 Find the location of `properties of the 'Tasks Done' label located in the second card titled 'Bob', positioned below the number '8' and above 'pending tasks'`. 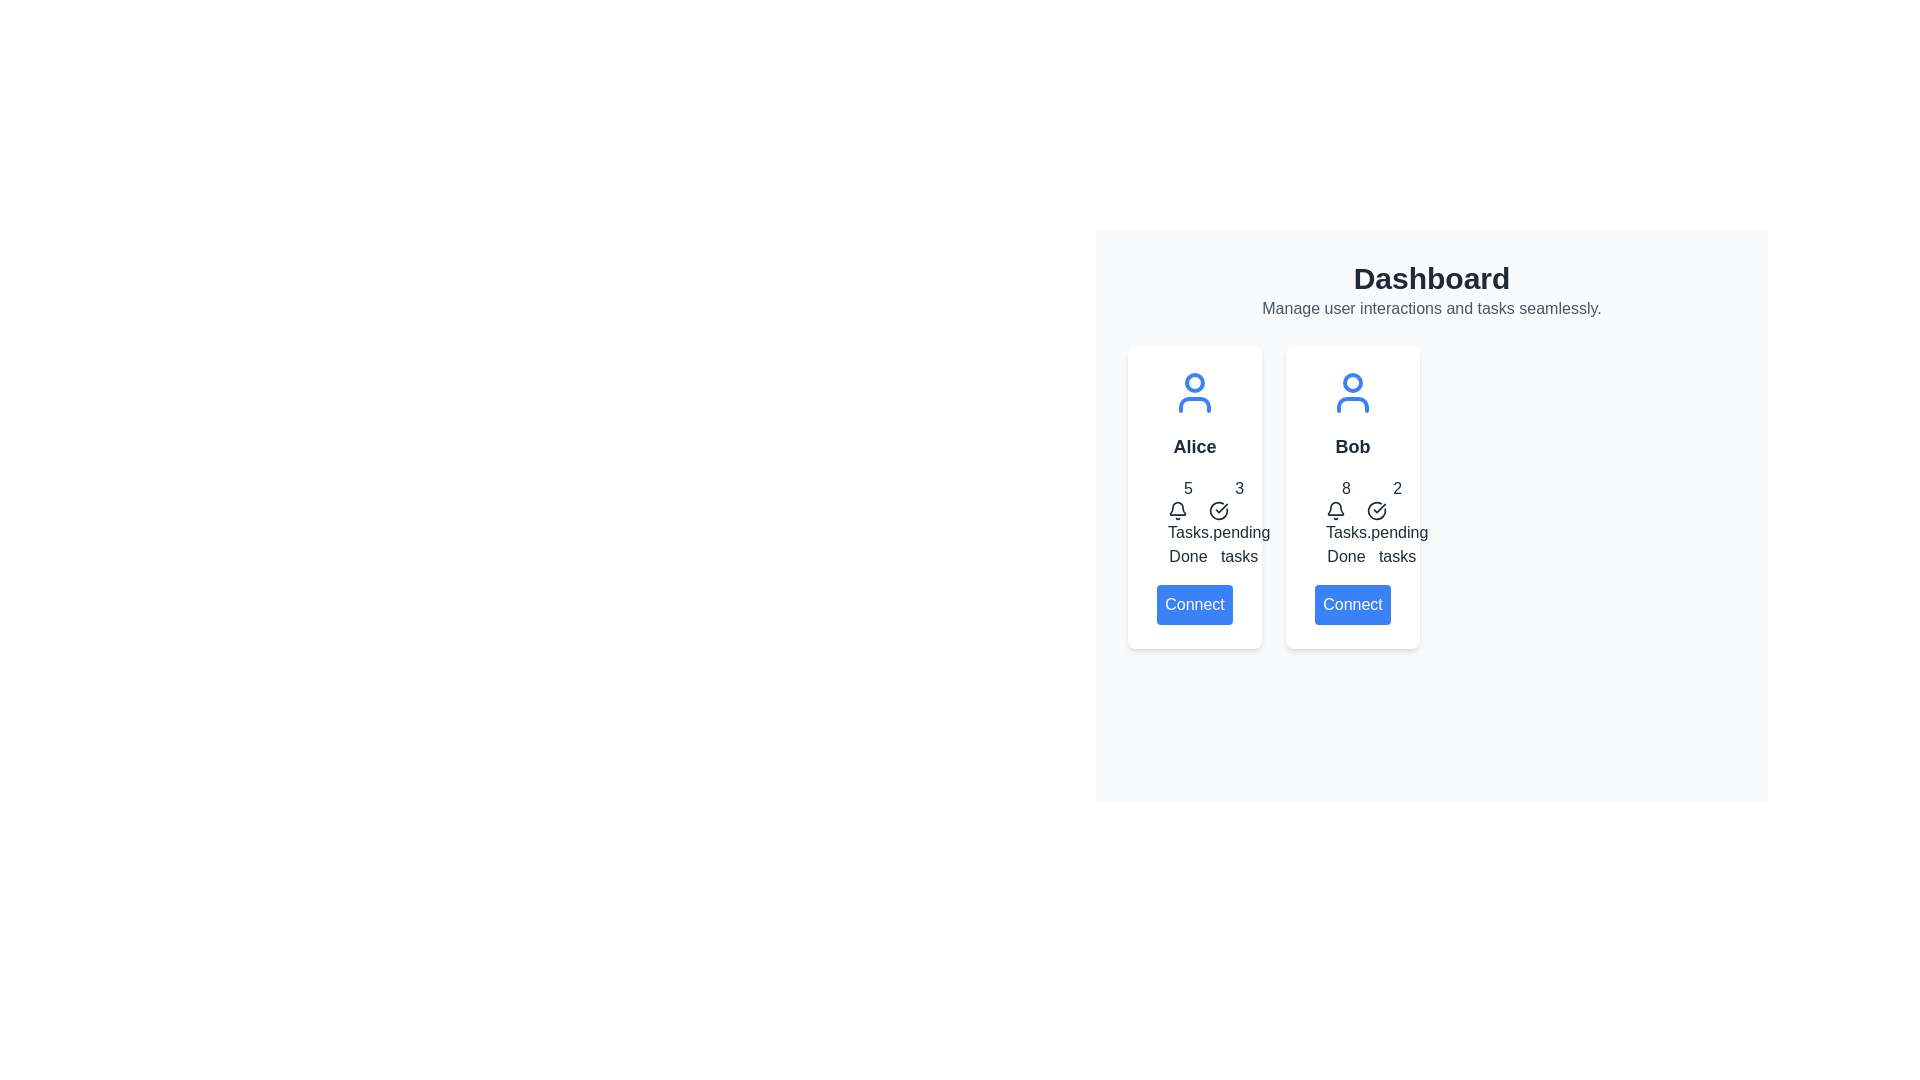

properties of the 'Tasks Done' label located in the second card titled 'Bob', positioned below the number '8' and above 'pending tasks' is located at coordinates (1346, 544).